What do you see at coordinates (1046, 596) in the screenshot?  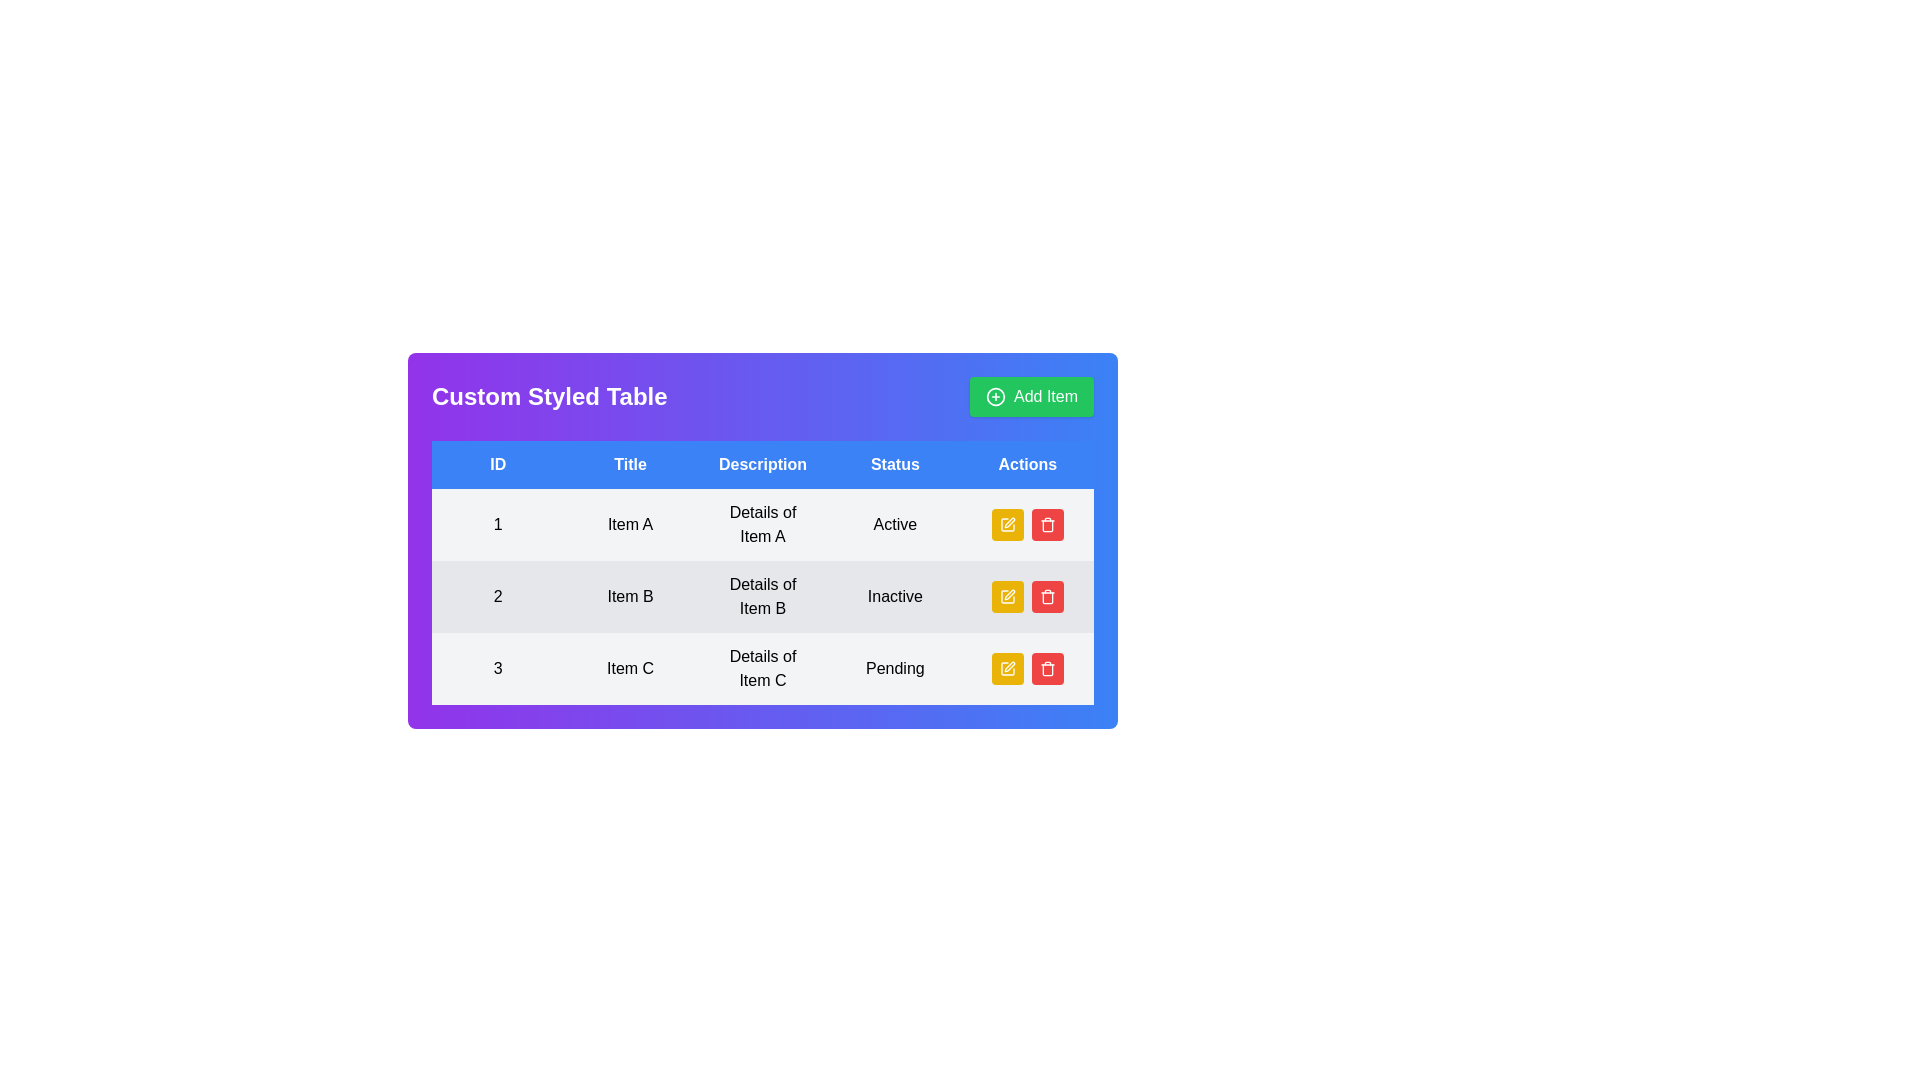 I see `the red trash can button located at the right end of the 'Actions' column in the tabular layout` at bounding box center [1046, 596].